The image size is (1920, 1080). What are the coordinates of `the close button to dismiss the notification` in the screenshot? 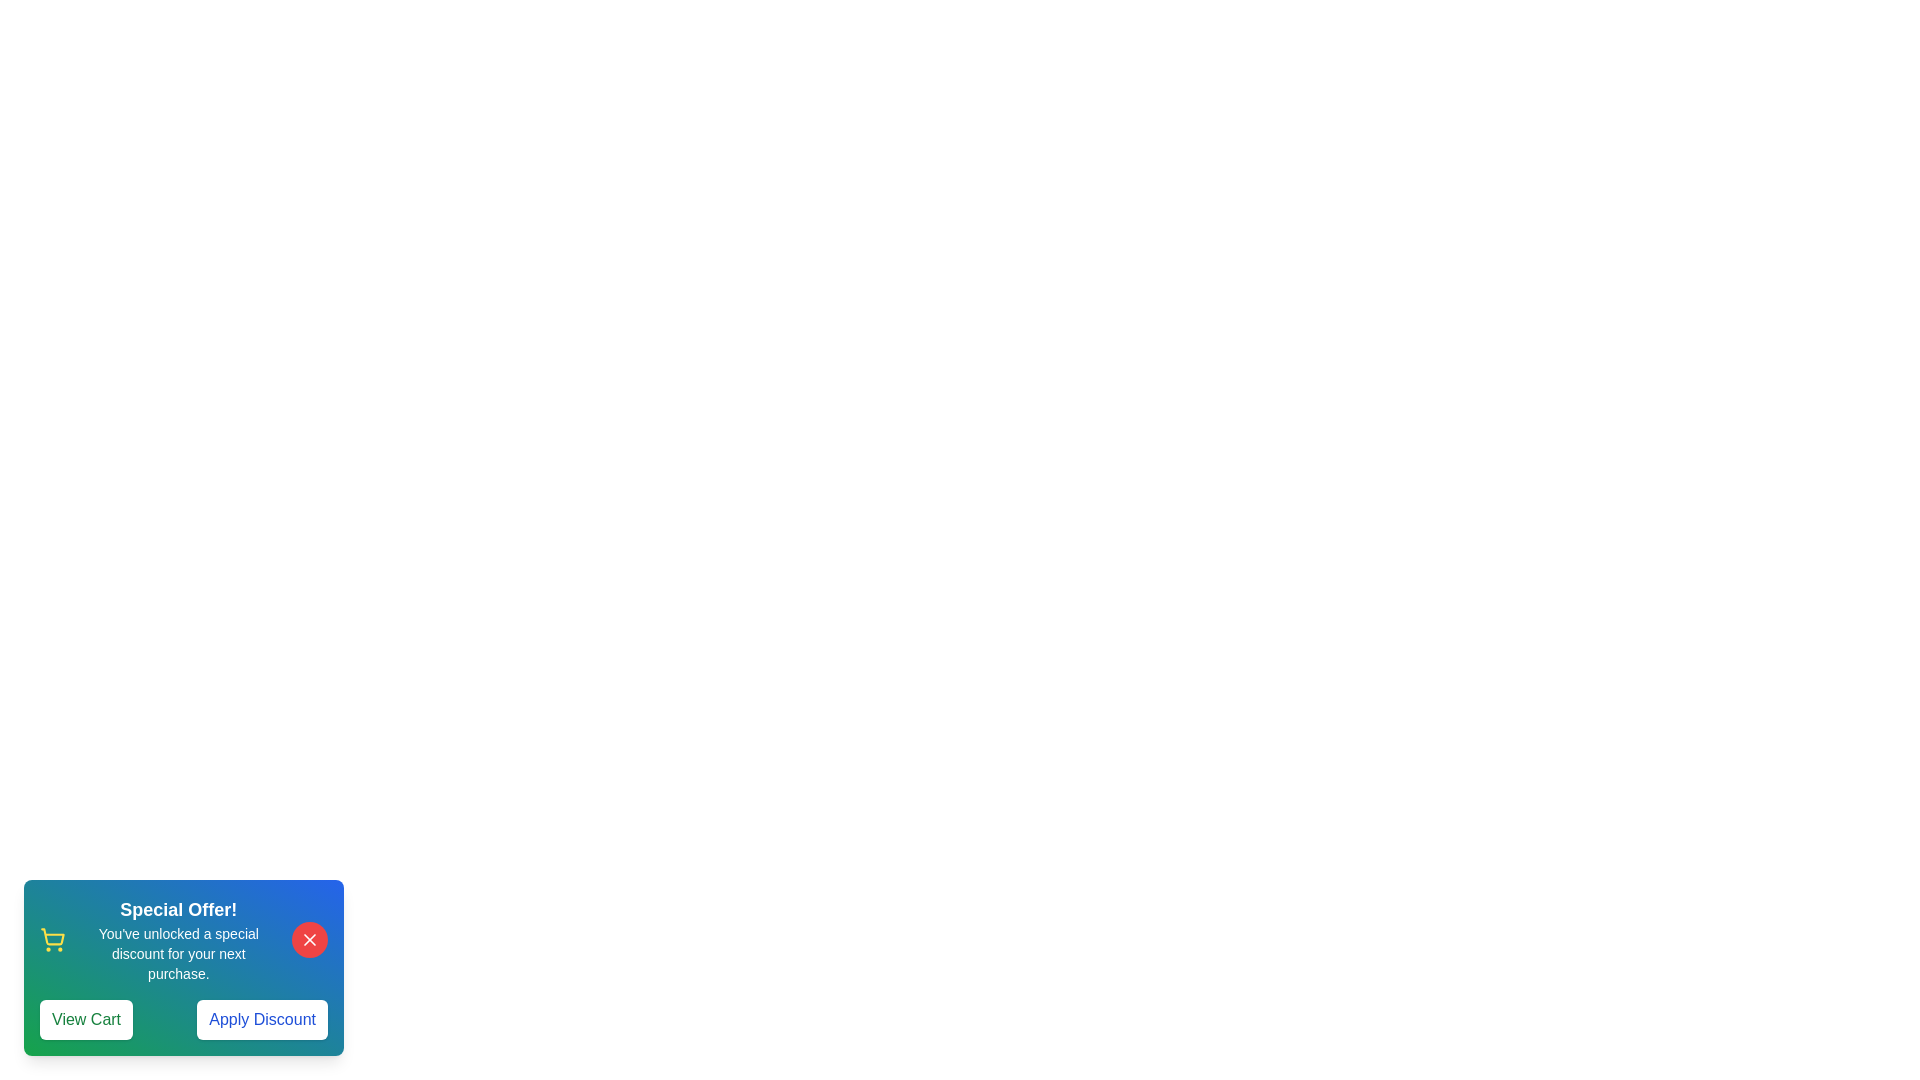 It's located at (309, 940).